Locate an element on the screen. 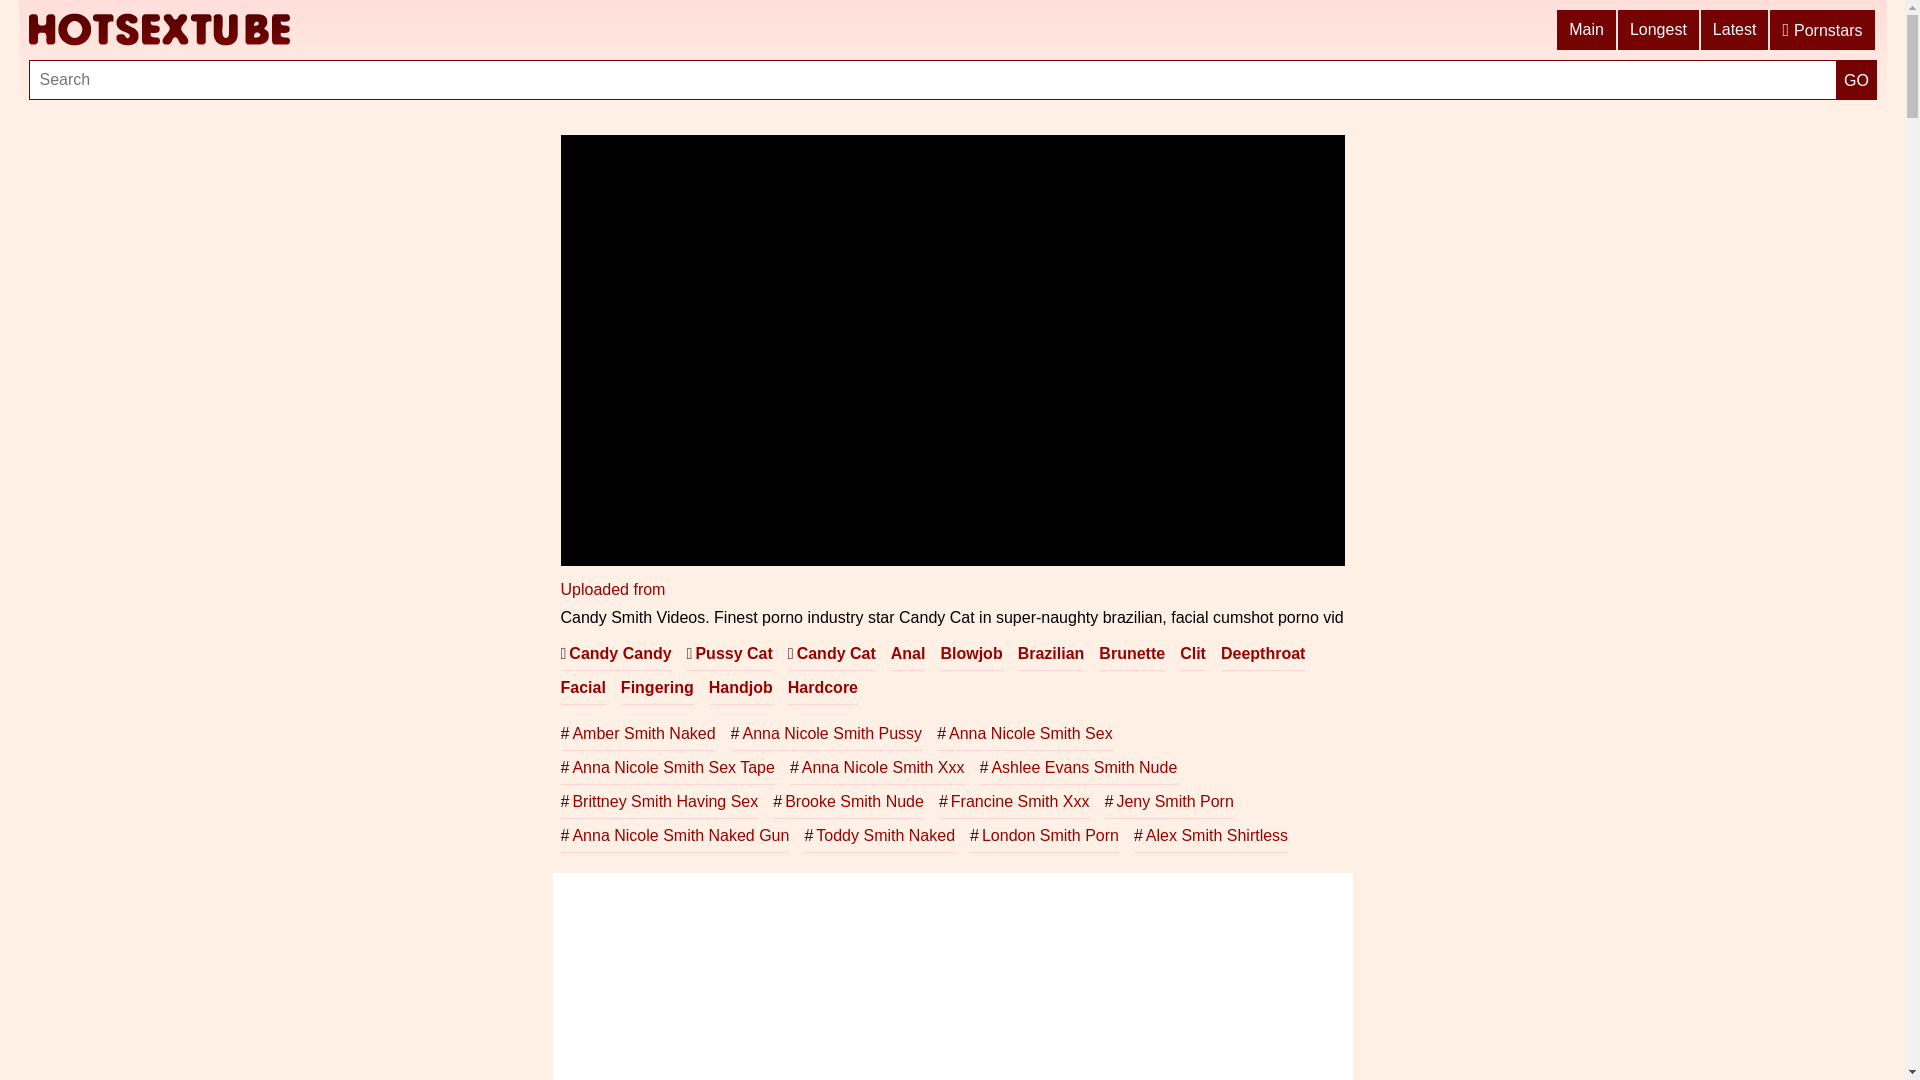  'Uploaded from' is located at coordinates (560, 588).